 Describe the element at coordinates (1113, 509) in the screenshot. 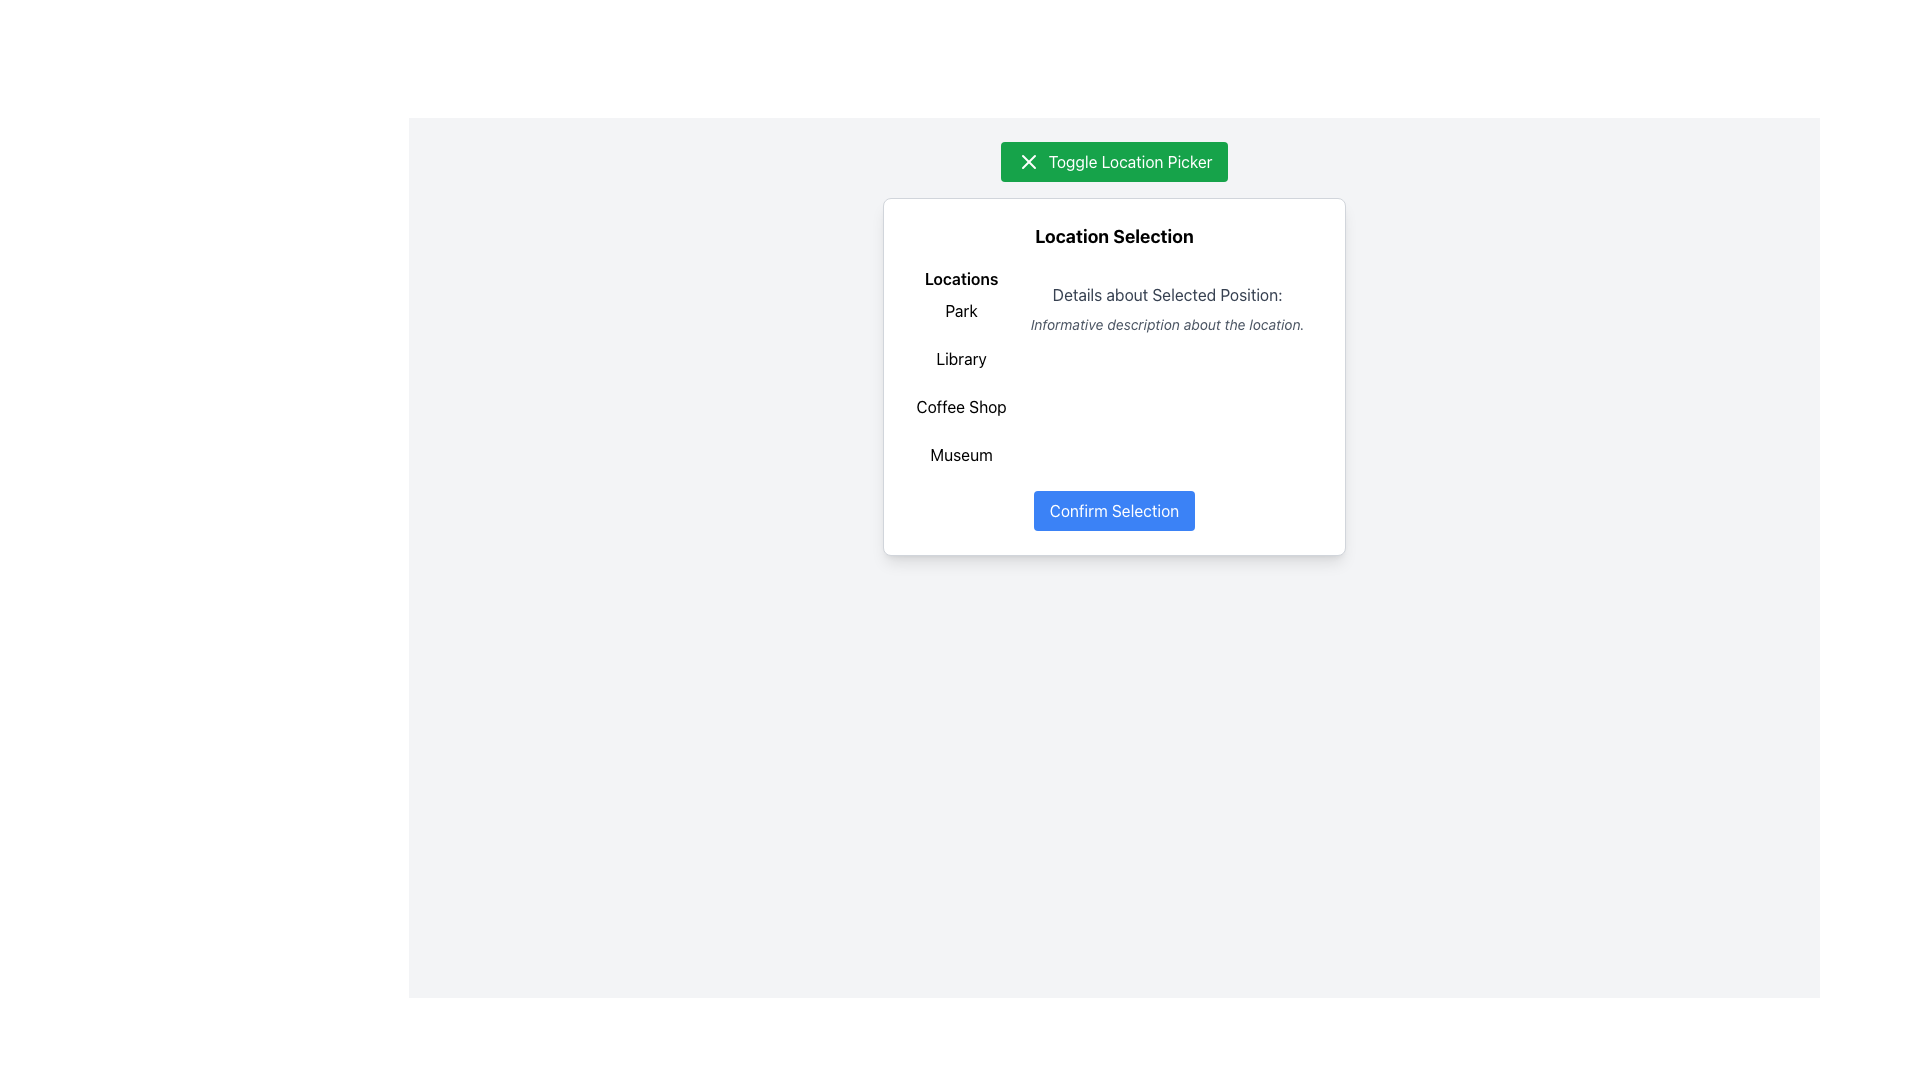

I see `the confirmation button located at the bottom of the card to trigger the hover effect` at that location.